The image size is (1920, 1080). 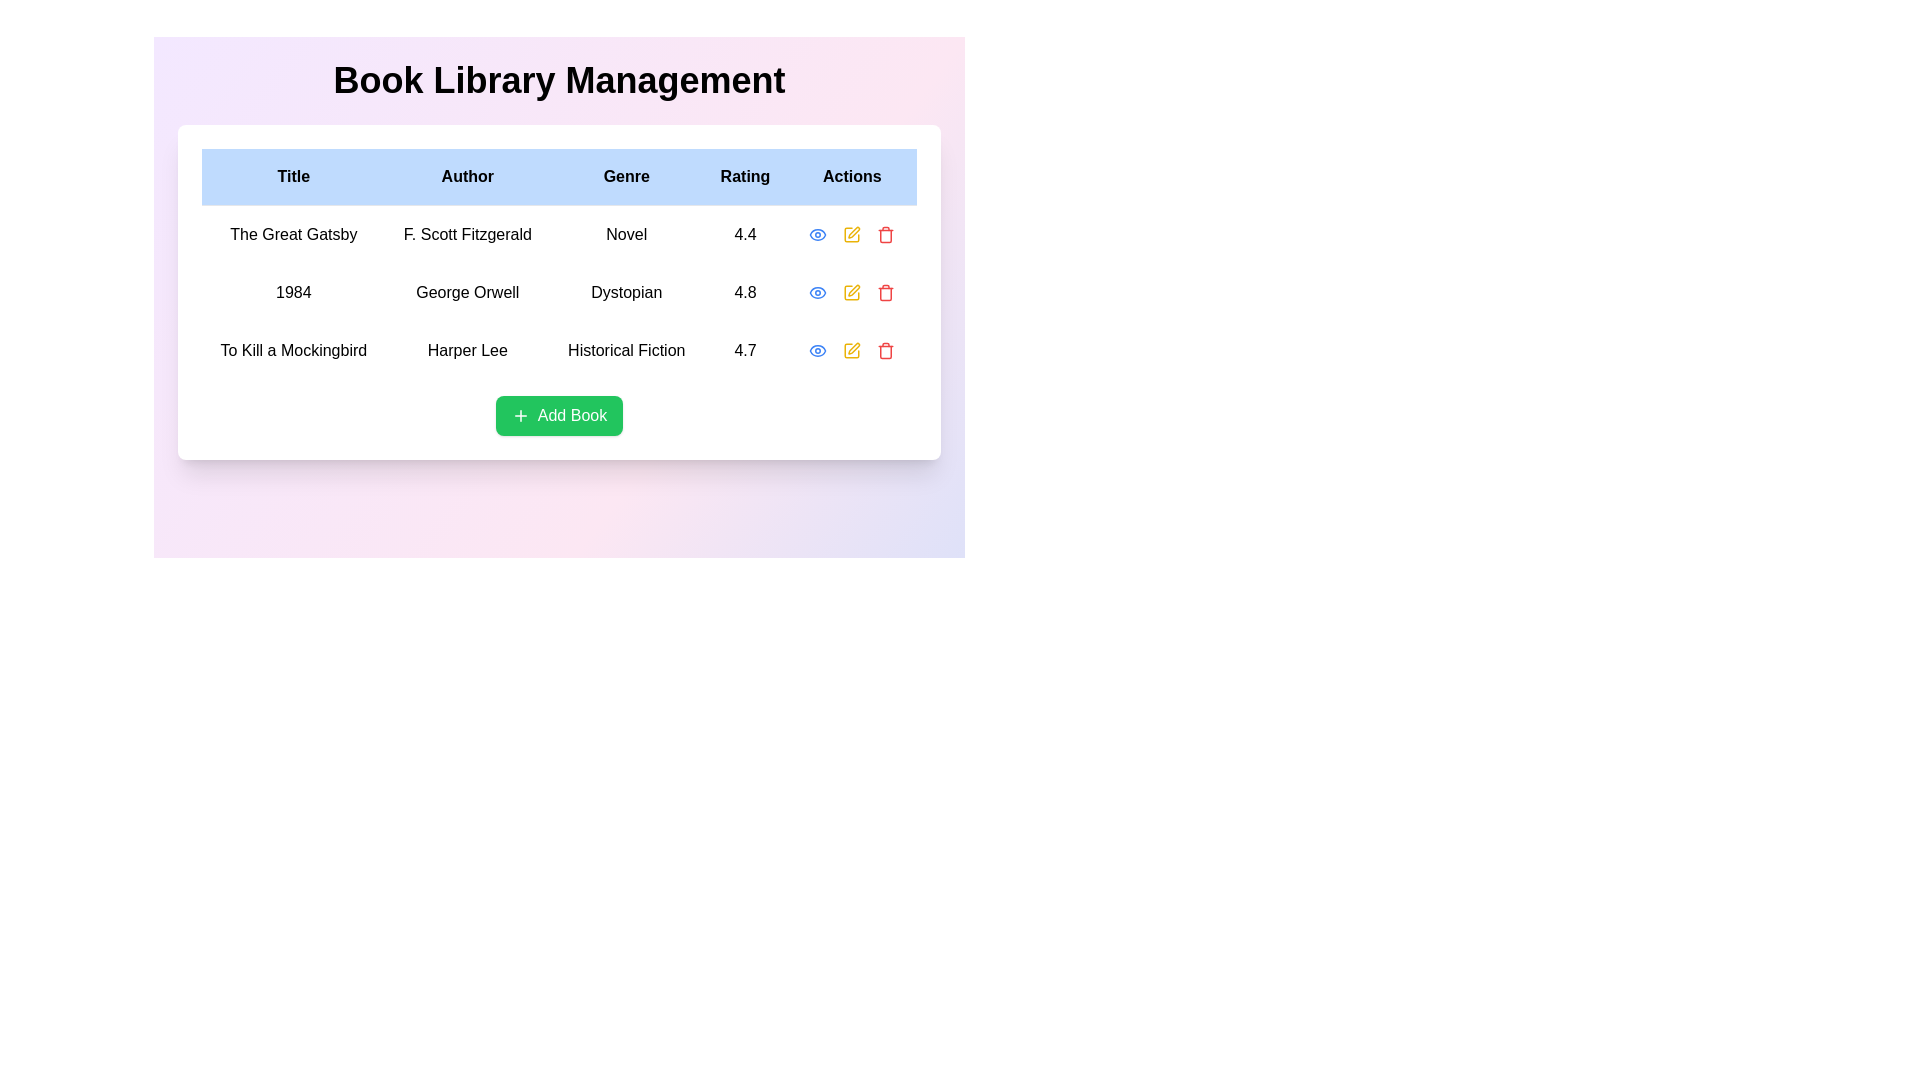 I want to click on the fourth header of the table that indicates book ratings, located between the 'Genre' and 'Actions' headers, so click(x=744, y=176).